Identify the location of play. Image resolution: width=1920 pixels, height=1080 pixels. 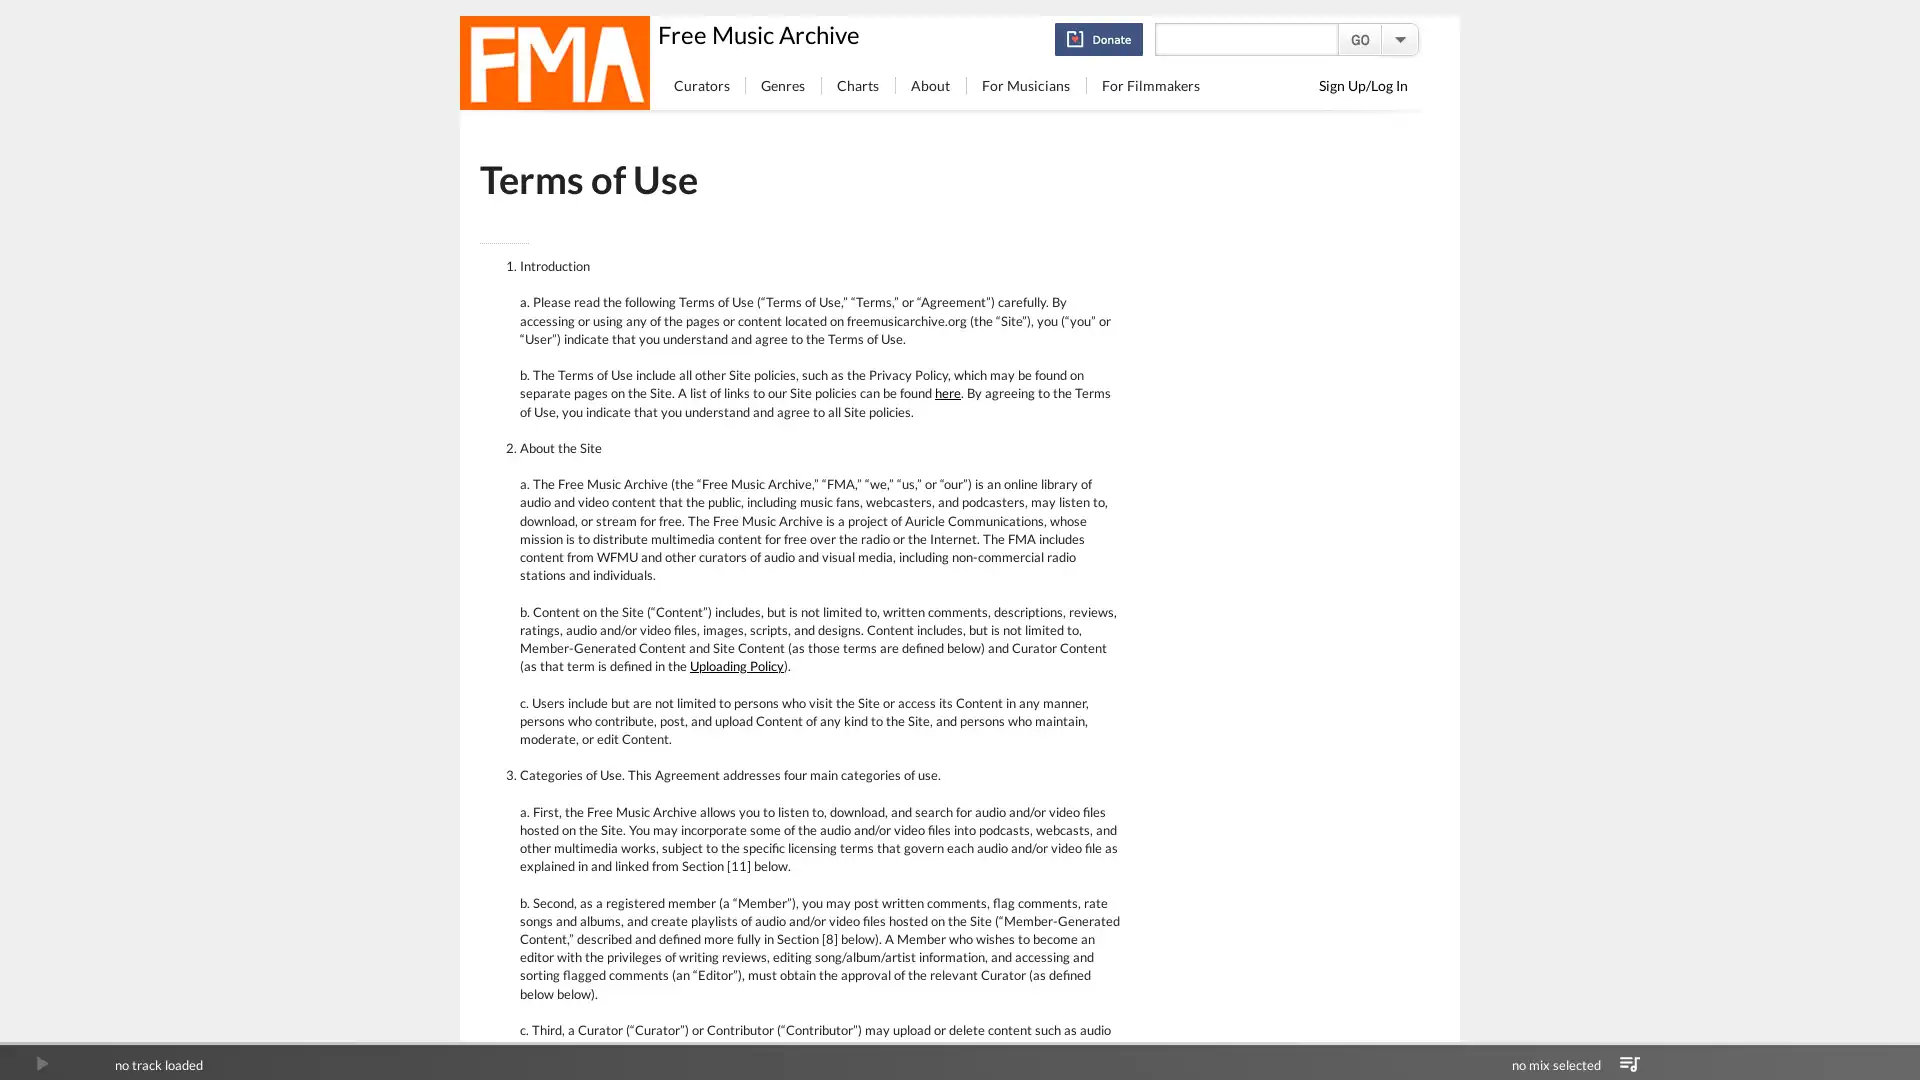
(41, 1063).